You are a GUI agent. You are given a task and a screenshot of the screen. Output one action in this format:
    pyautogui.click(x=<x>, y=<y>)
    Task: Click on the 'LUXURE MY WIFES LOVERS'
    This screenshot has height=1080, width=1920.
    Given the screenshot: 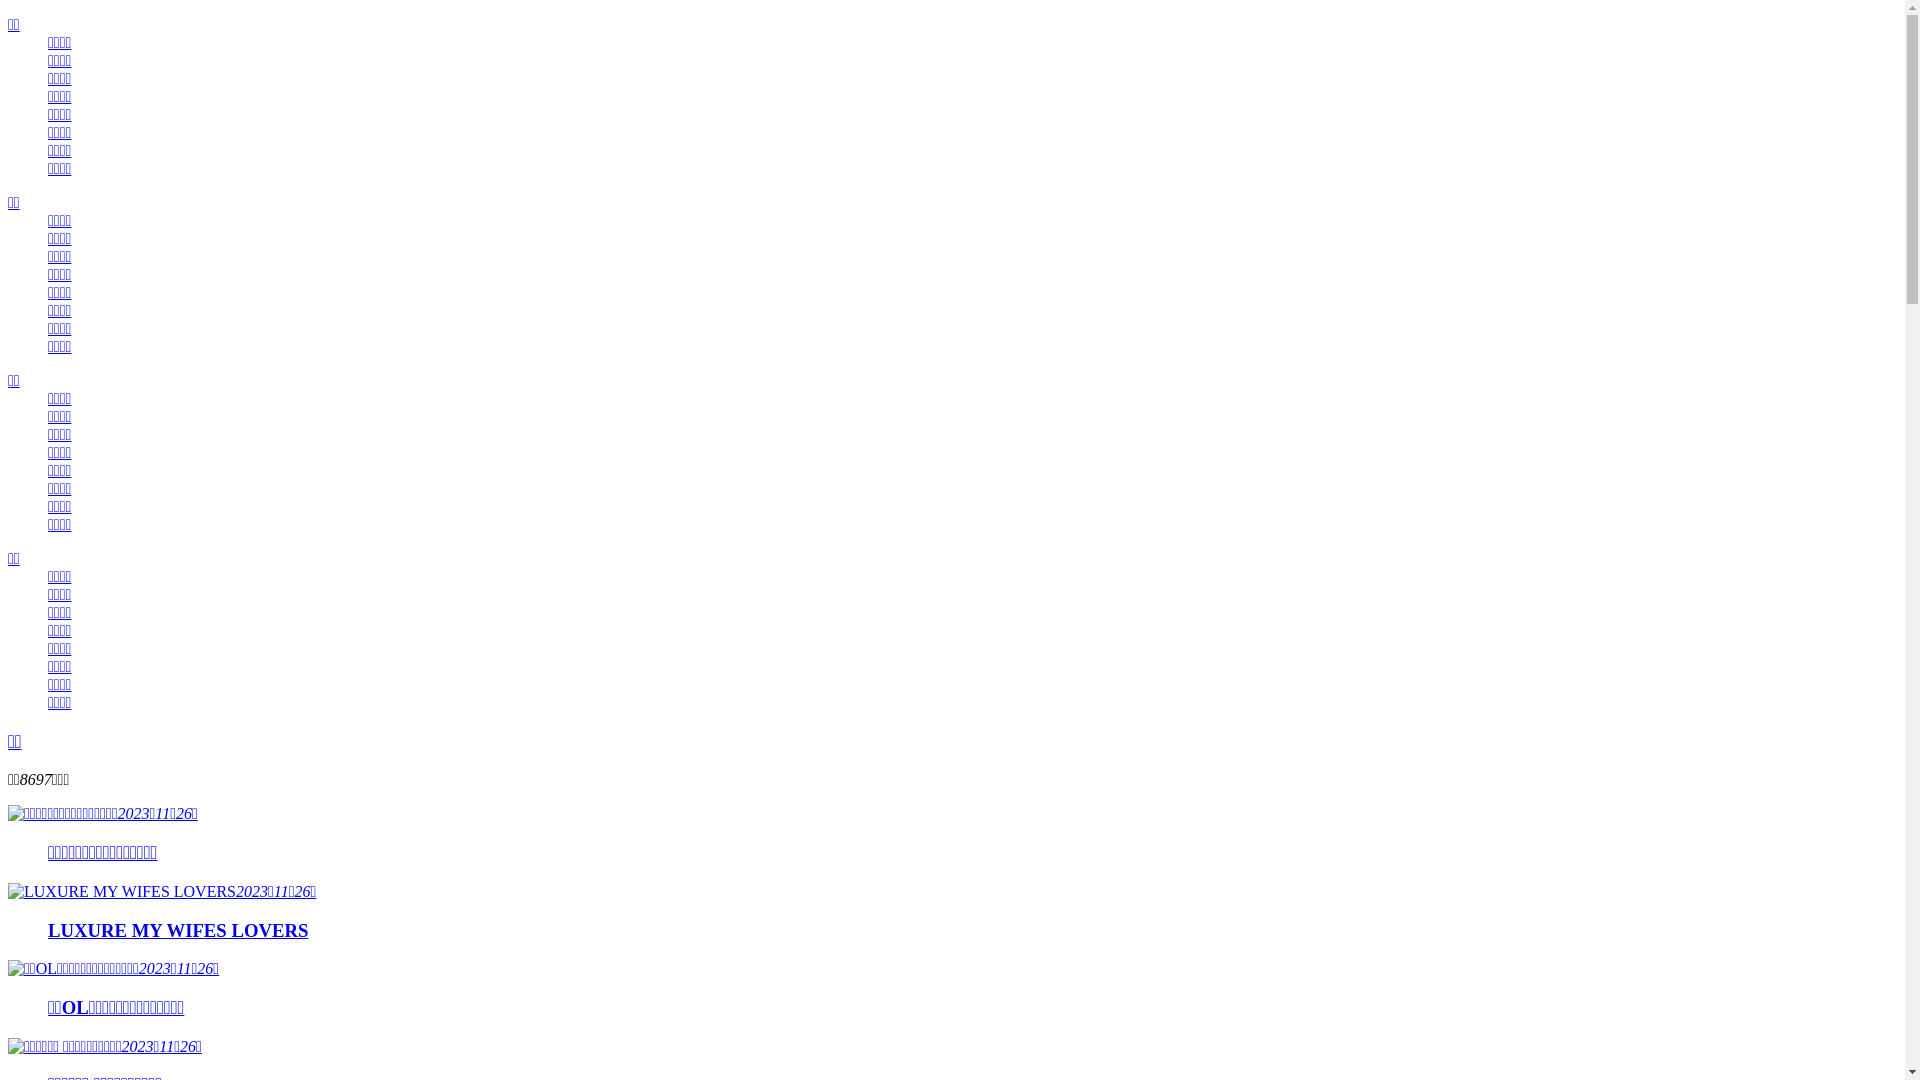 What is the action you would take?
    pyautogui.click(x=48, y=930)
    